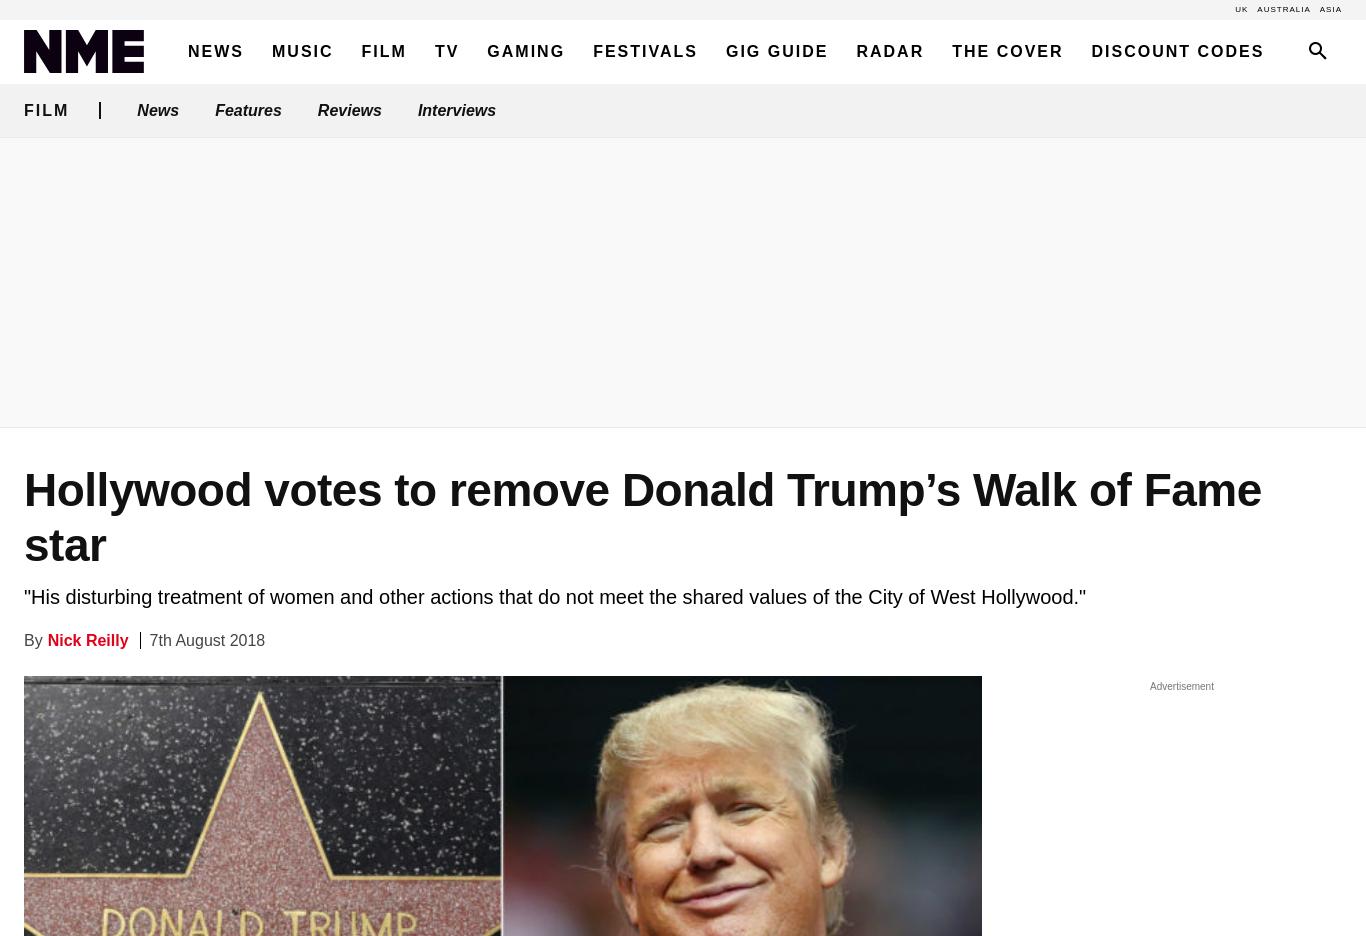  What do you see at coordinates (526, 51) in the screenshot?
I see `'Gaming'` at bounding box center [526, 51].